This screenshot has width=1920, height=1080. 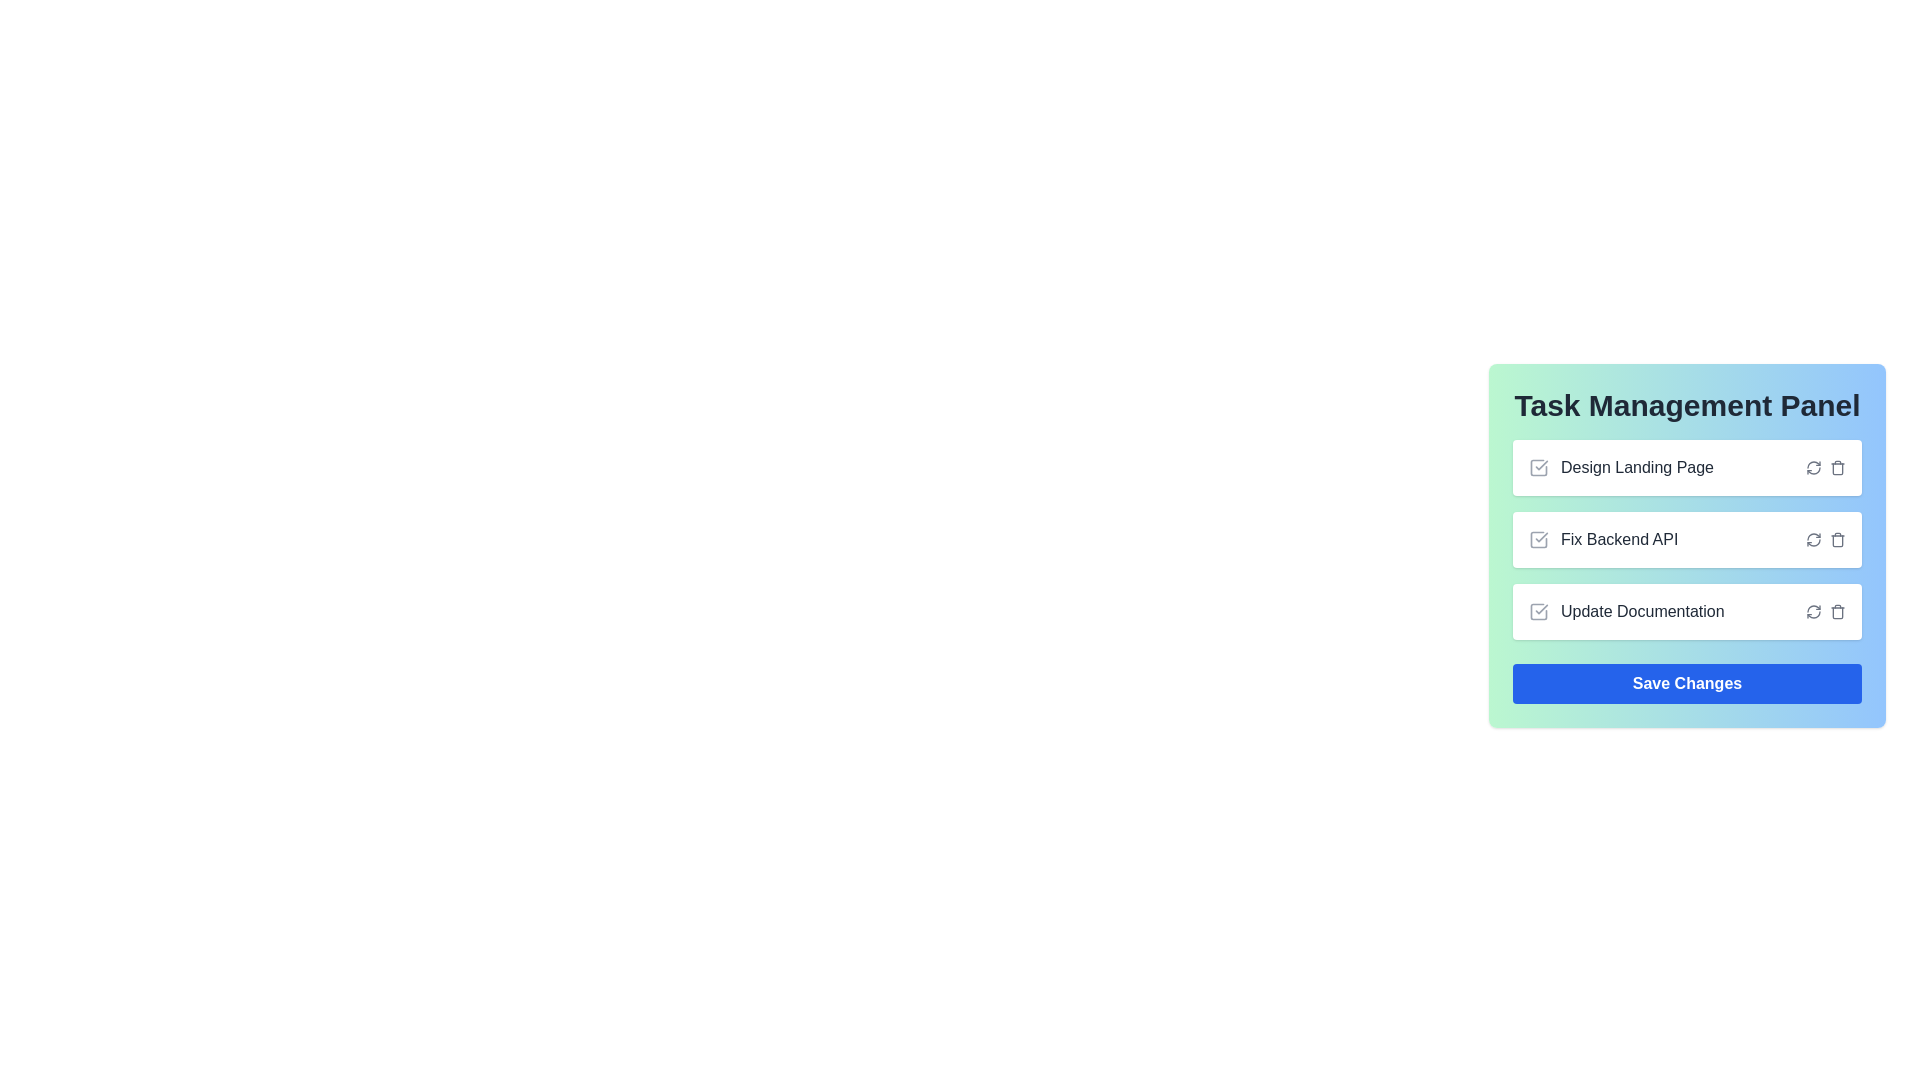 I want to click on the text label in the third row of the Task Management Panel, which is positioned to the right of a checkbox and has two icons to its right, so click(x=1642, y=611).